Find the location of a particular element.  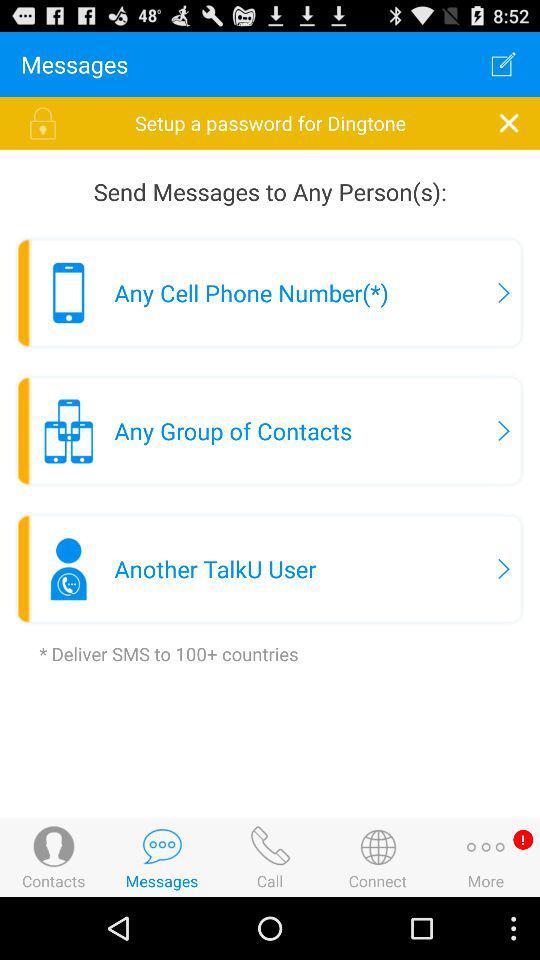

the edit icon is located at coordinates (502, 68).